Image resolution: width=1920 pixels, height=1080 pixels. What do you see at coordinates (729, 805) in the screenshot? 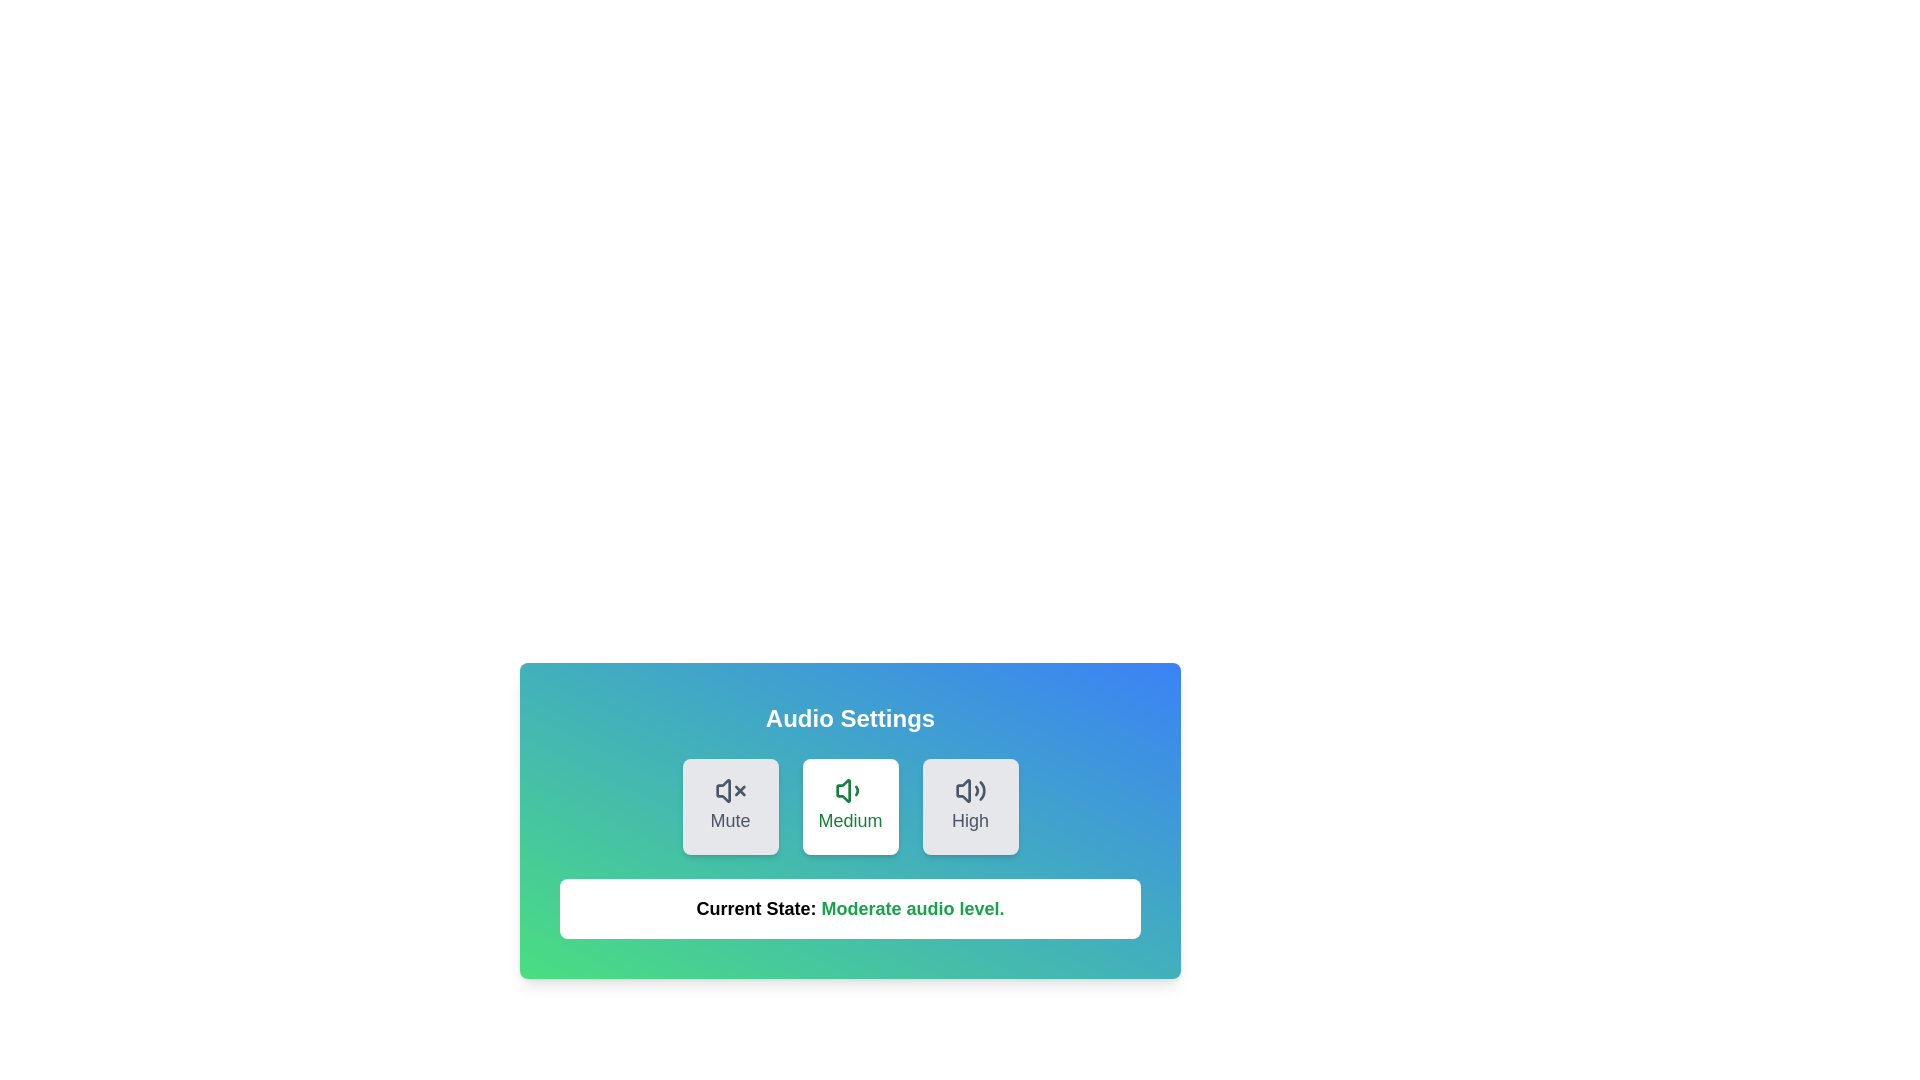
I see `the button corresponding to Mute` at bounding box center [729, 805].